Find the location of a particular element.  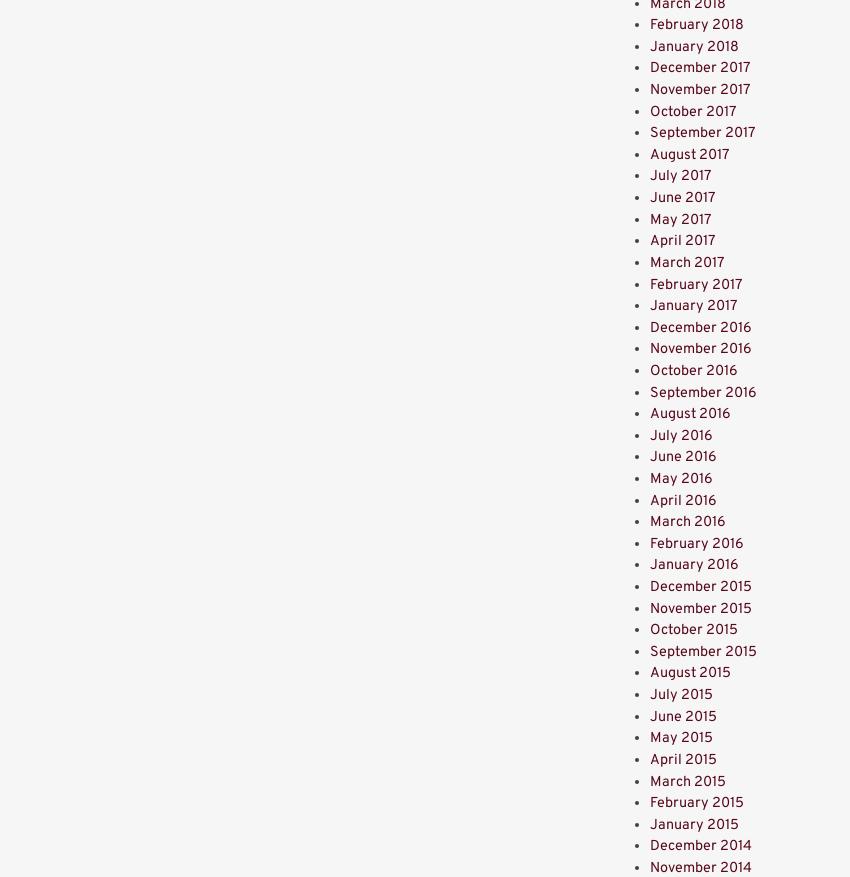

'May 2017' is located at coordinates (649, 218).